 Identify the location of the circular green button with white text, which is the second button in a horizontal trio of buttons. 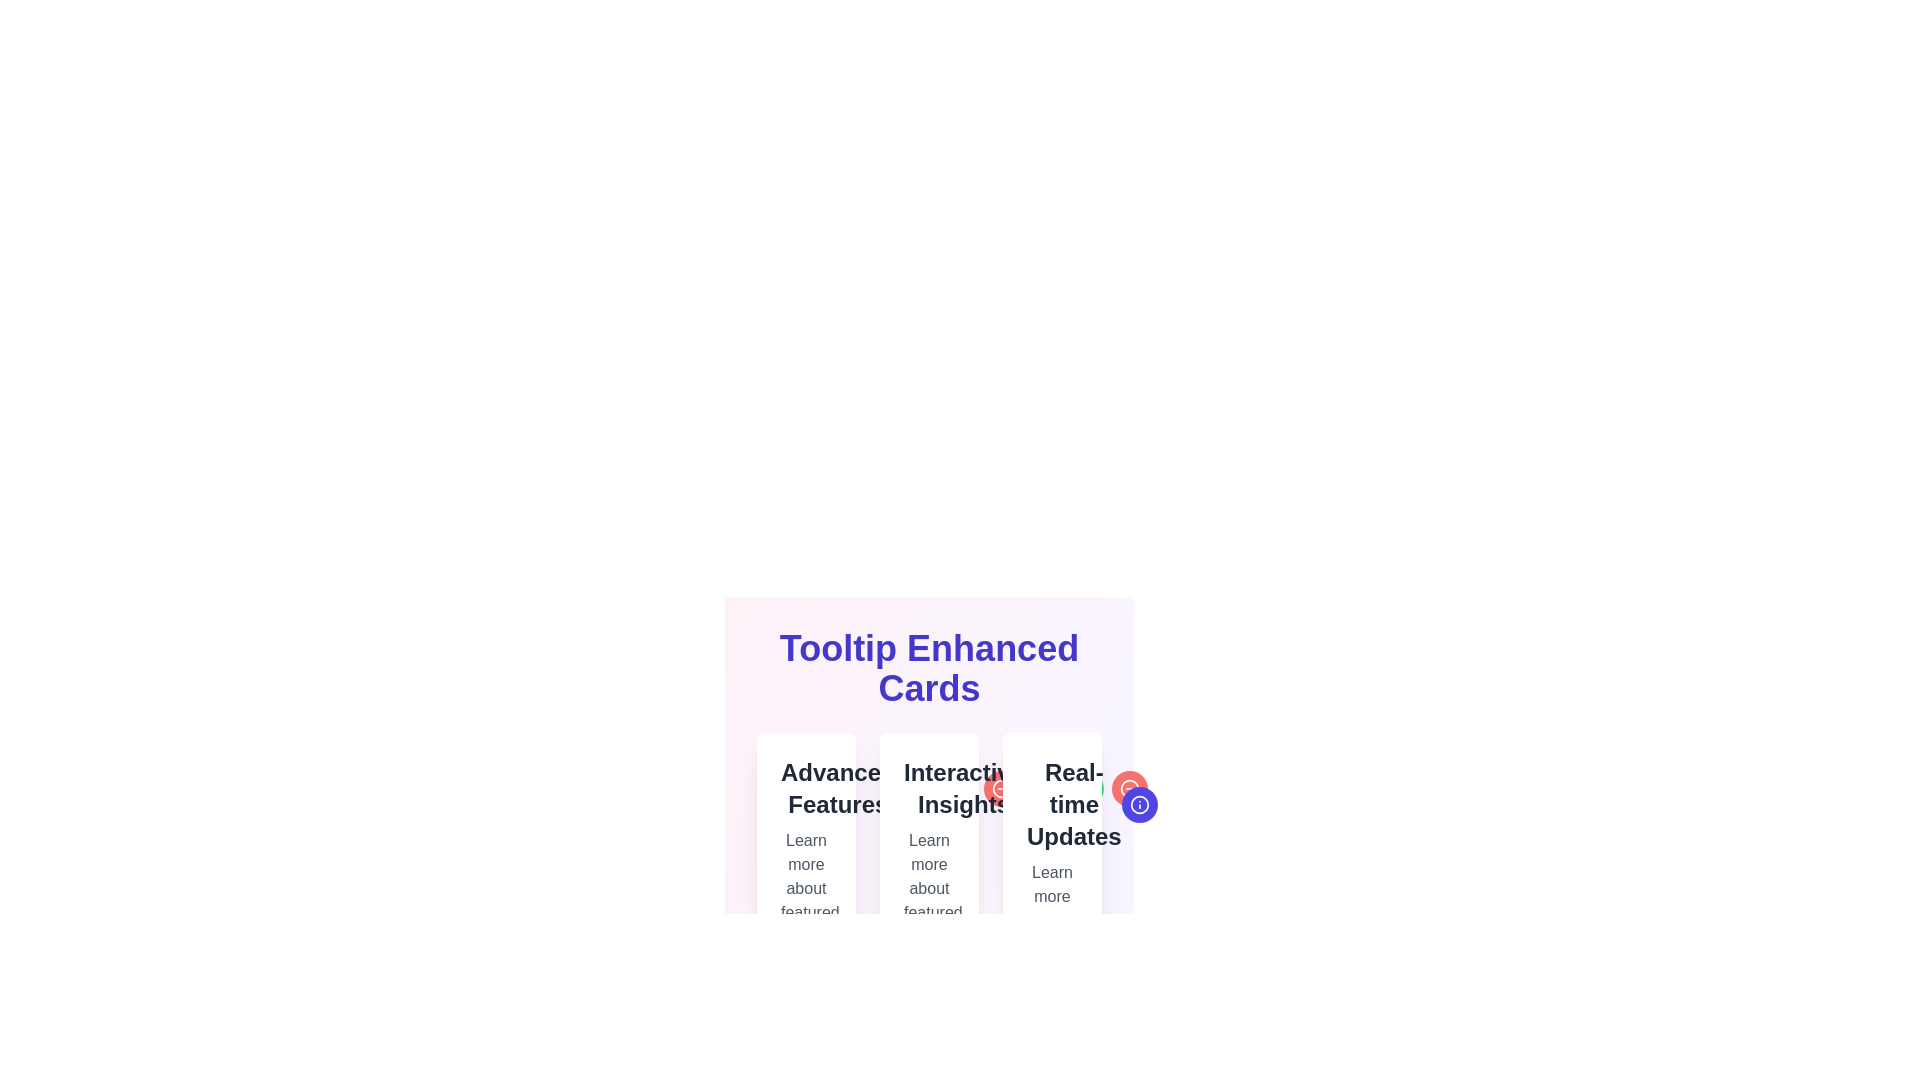
(956, 788).